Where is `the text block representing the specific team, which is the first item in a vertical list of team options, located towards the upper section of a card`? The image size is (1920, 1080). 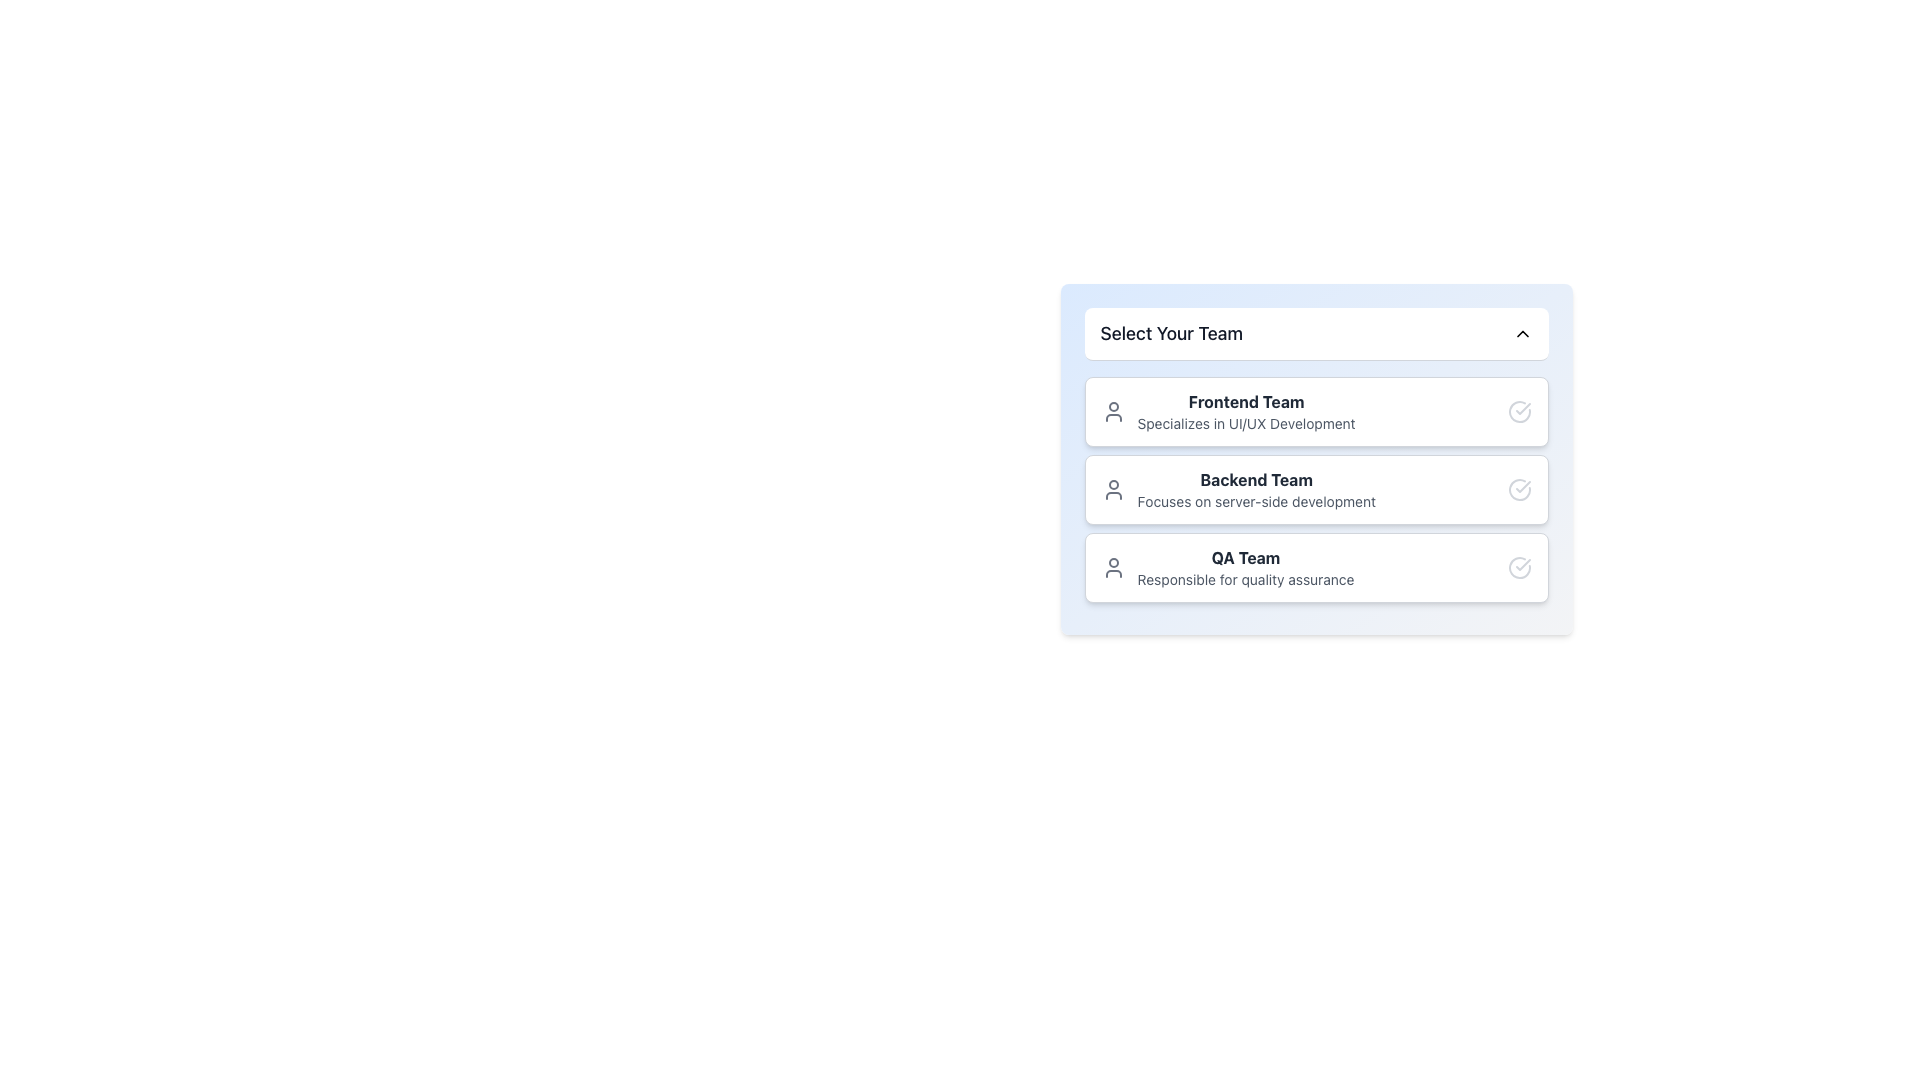
the text block representing the specific team, which is the first item in a vertical list of team options, located towards the upper section of a card is located at coordinates (1245, 411).